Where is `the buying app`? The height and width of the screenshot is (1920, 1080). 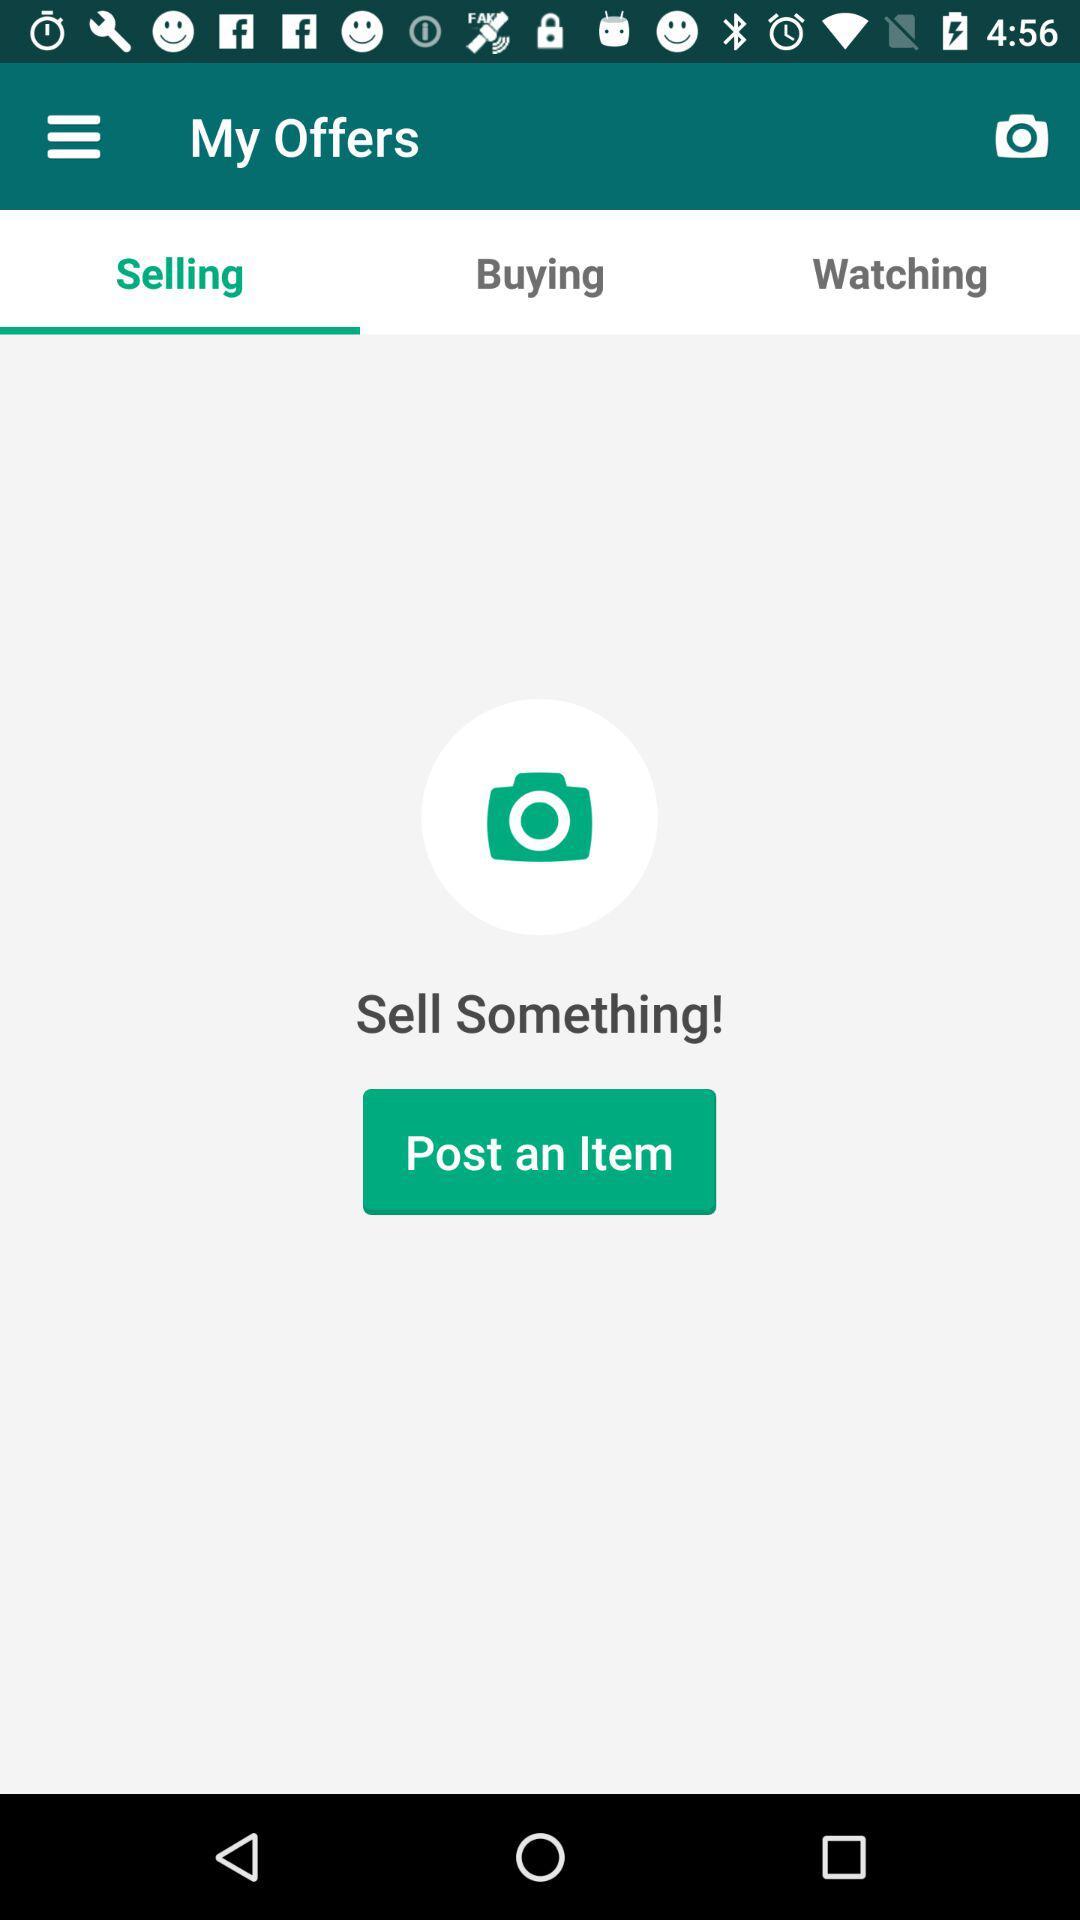
the buying app is located at coordinates (540, 271).